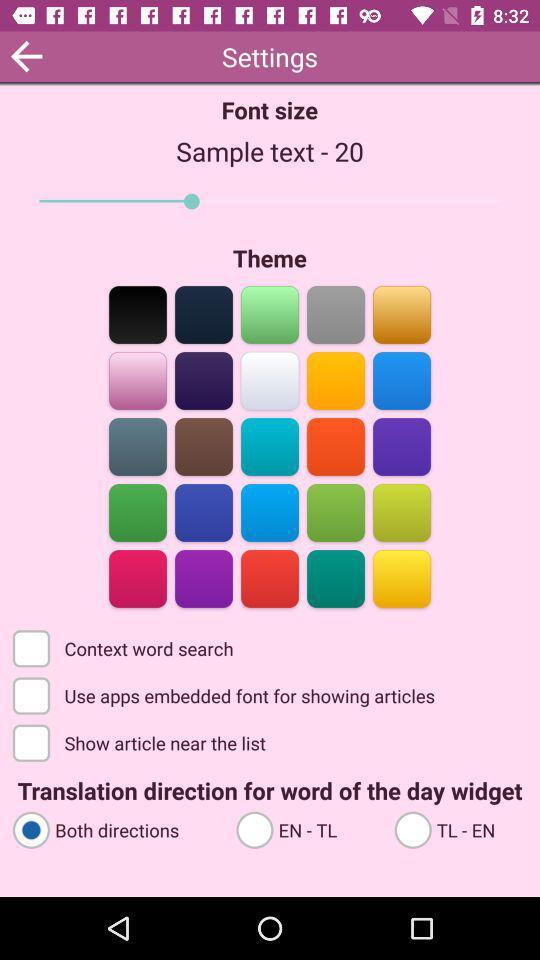 The height and width of the screenshot is (960, 540). Describe the element at coordinates (203, 510) in the screenshot. I see `blue theme color` at that location.